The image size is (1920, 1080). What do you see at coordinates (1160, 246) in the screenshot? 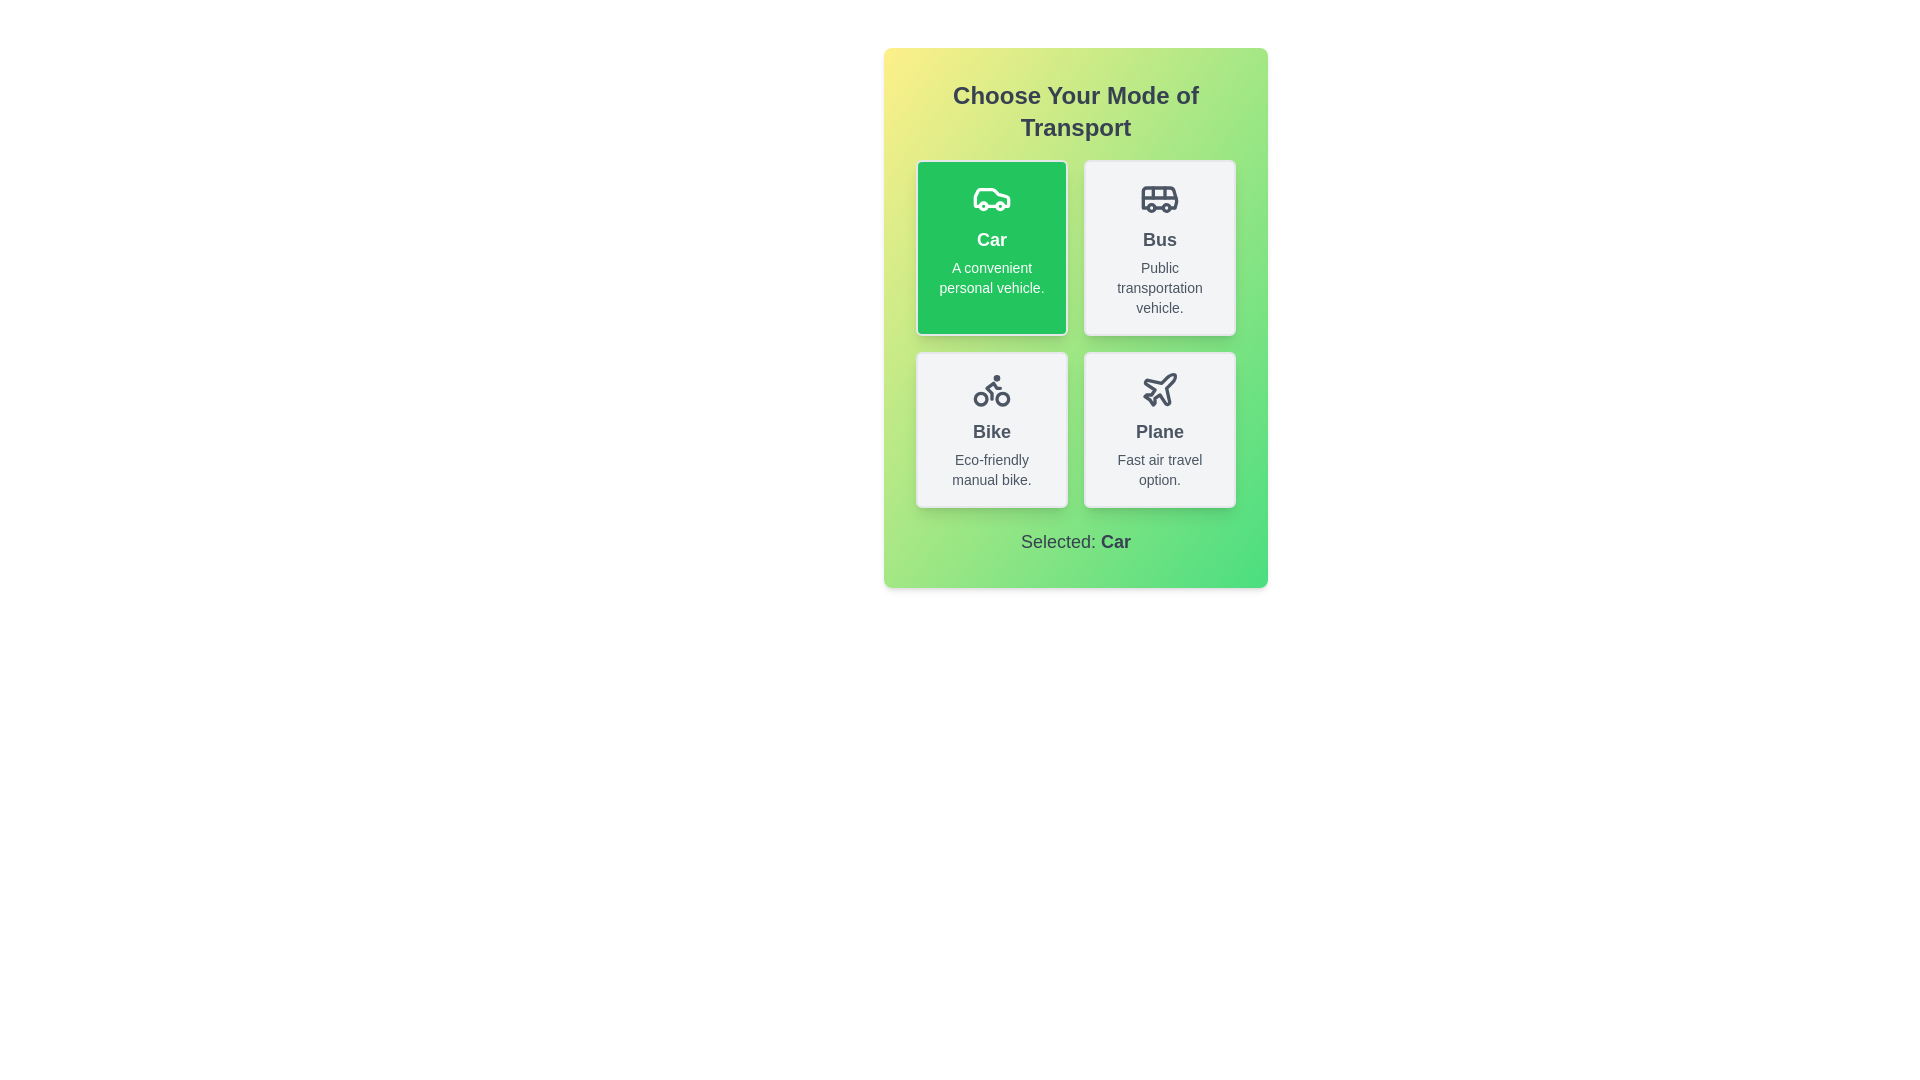
I see `the transport mode Bus by clicking the corresponding button` at bounding box center [1160, 246].